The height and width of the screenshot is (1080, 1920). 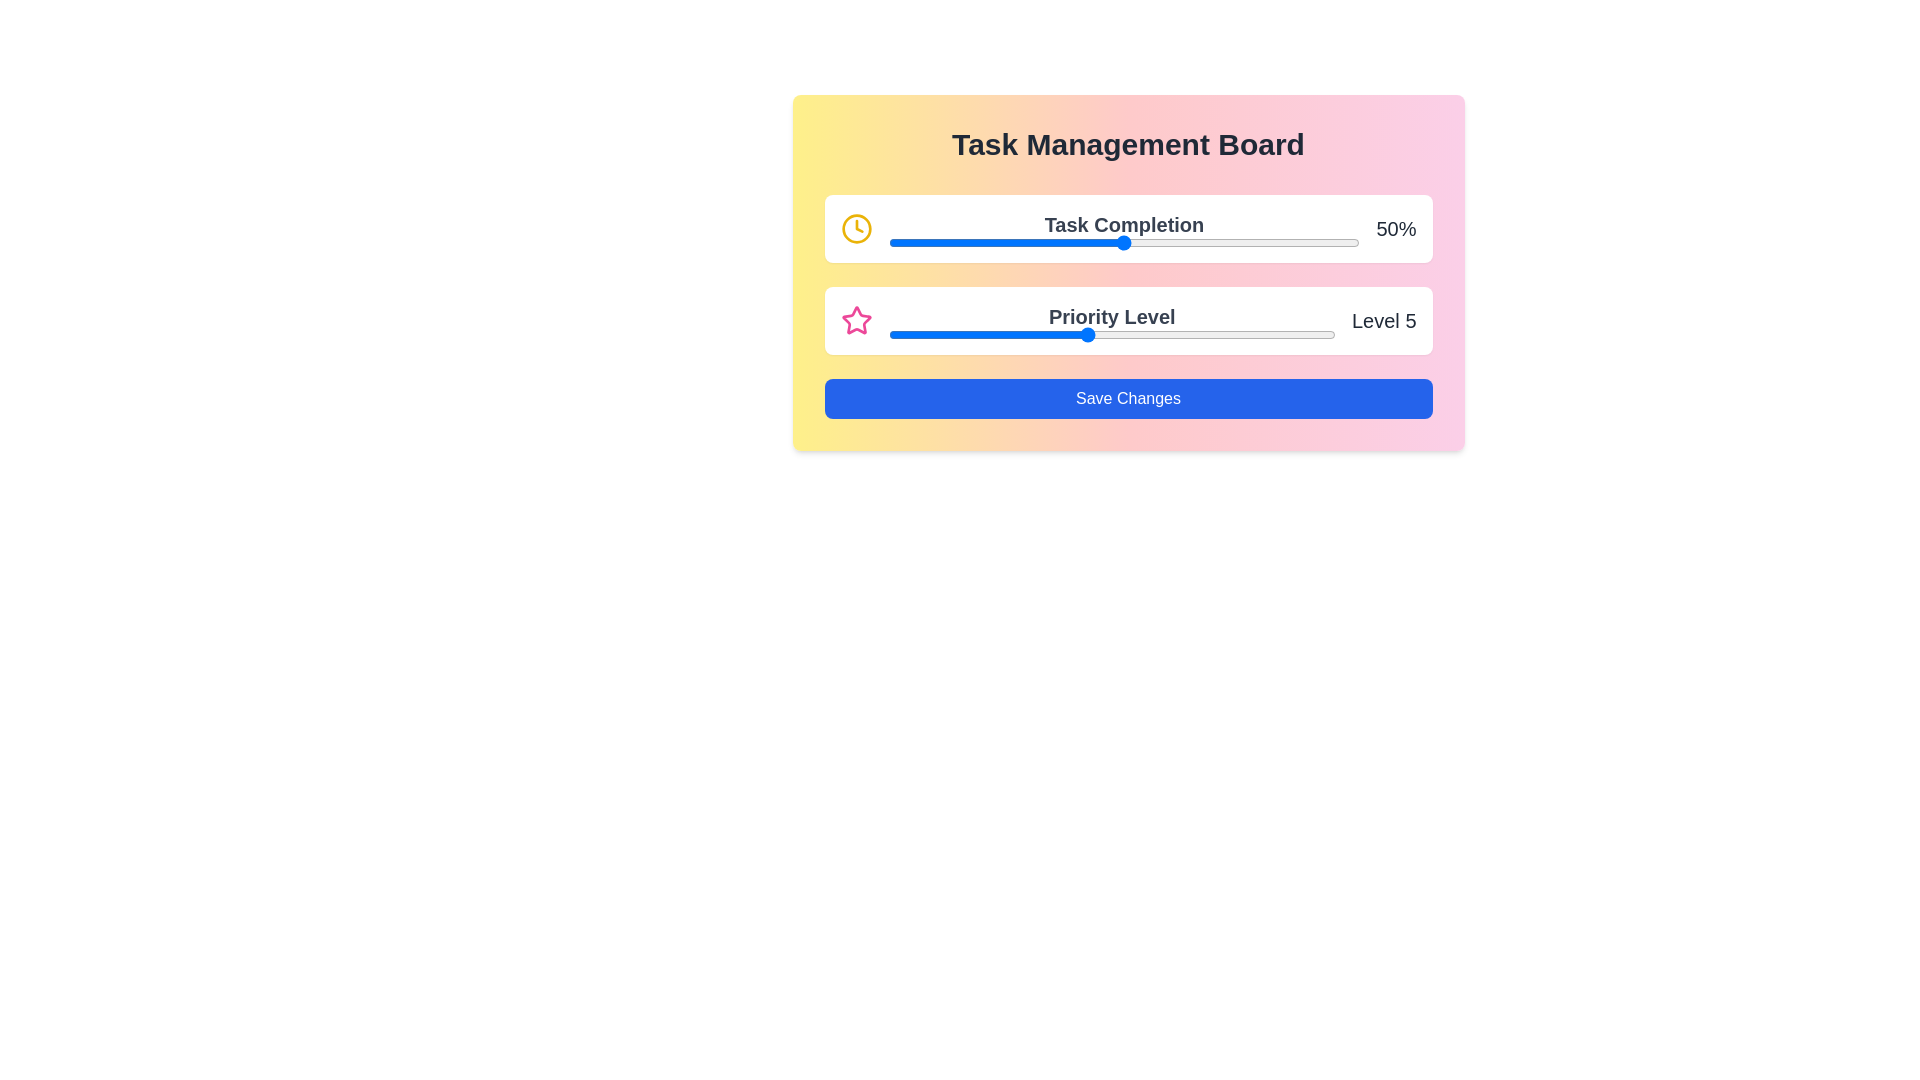 What do you see at coordinates (1034, 242) in the screenshot?
I see `task completion percentage` at bounding box center [1034, 242].